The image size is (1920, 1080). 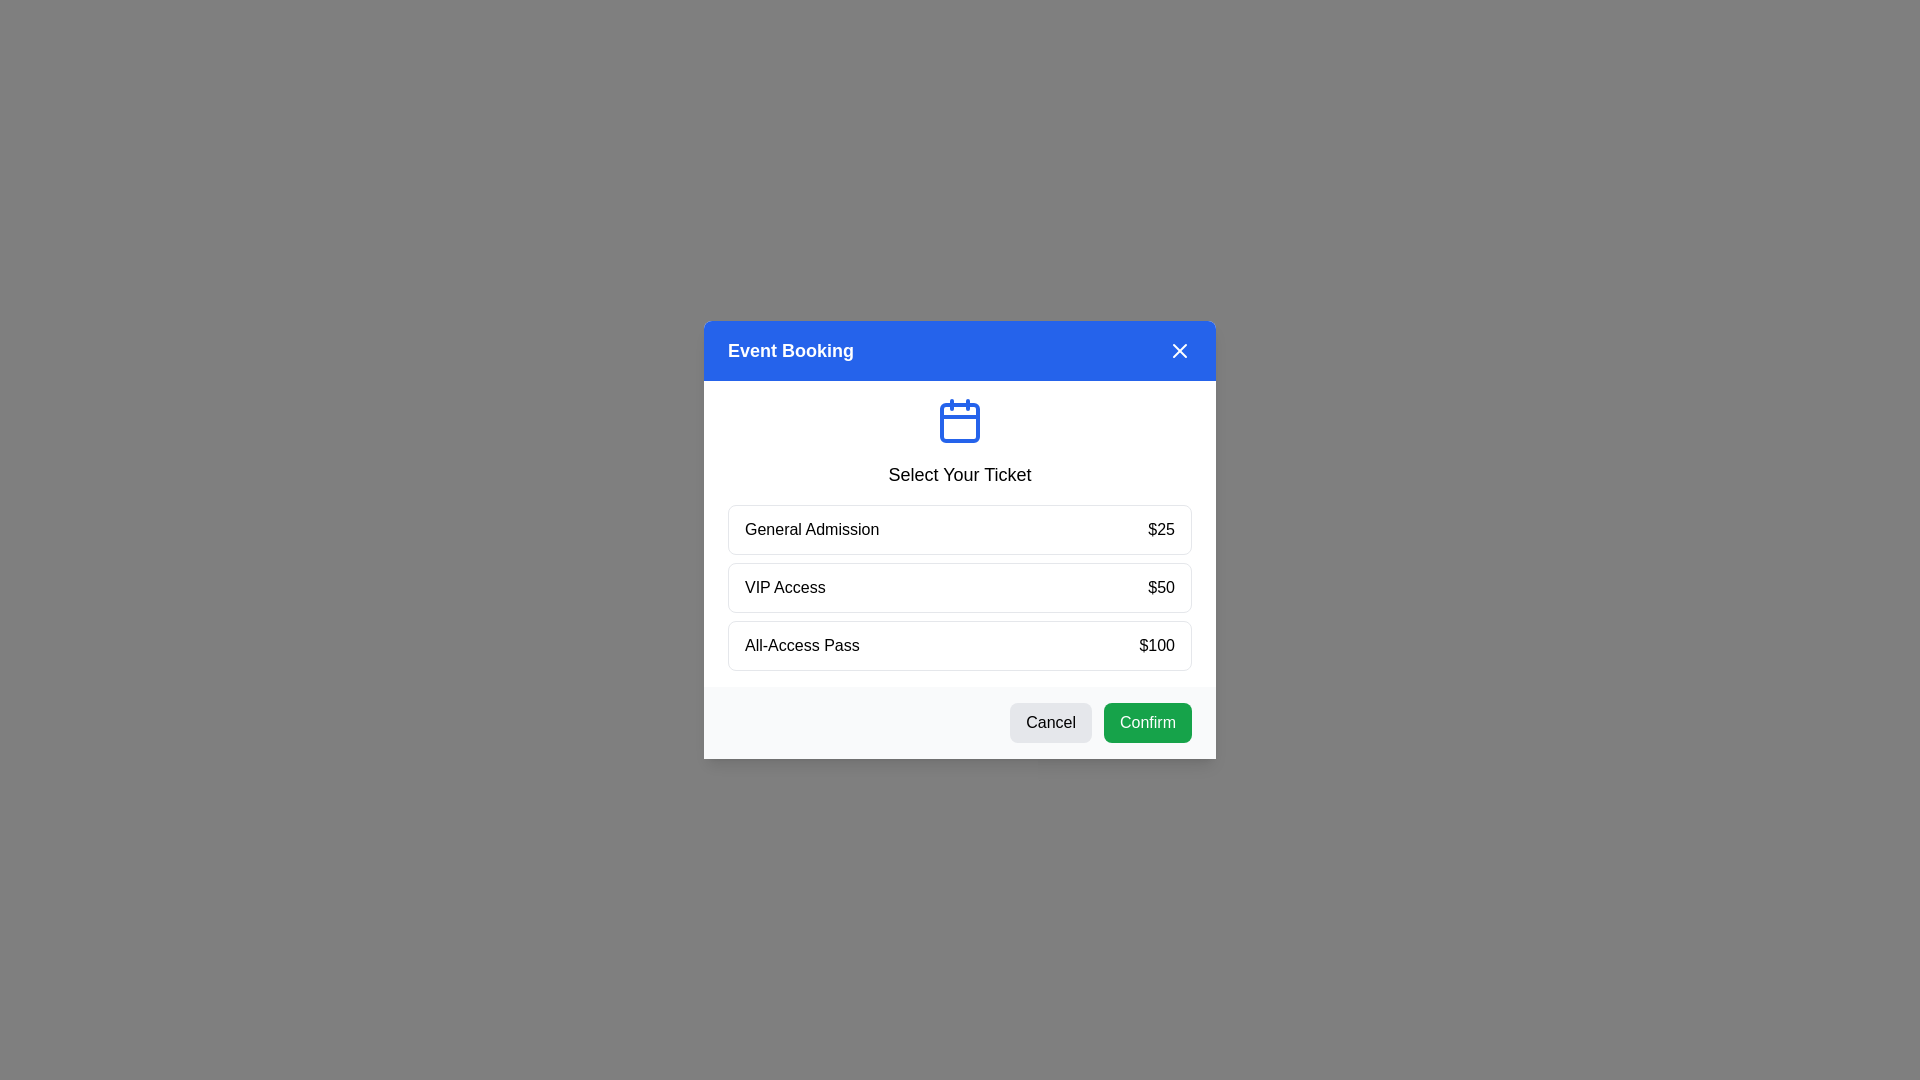 What do you see at coordinates (960, 422) in the screenshot?
I see `the decorative visual component that represents the inner content of the calendar icon in the header of the dialog box` at bounding box center [960, 422].